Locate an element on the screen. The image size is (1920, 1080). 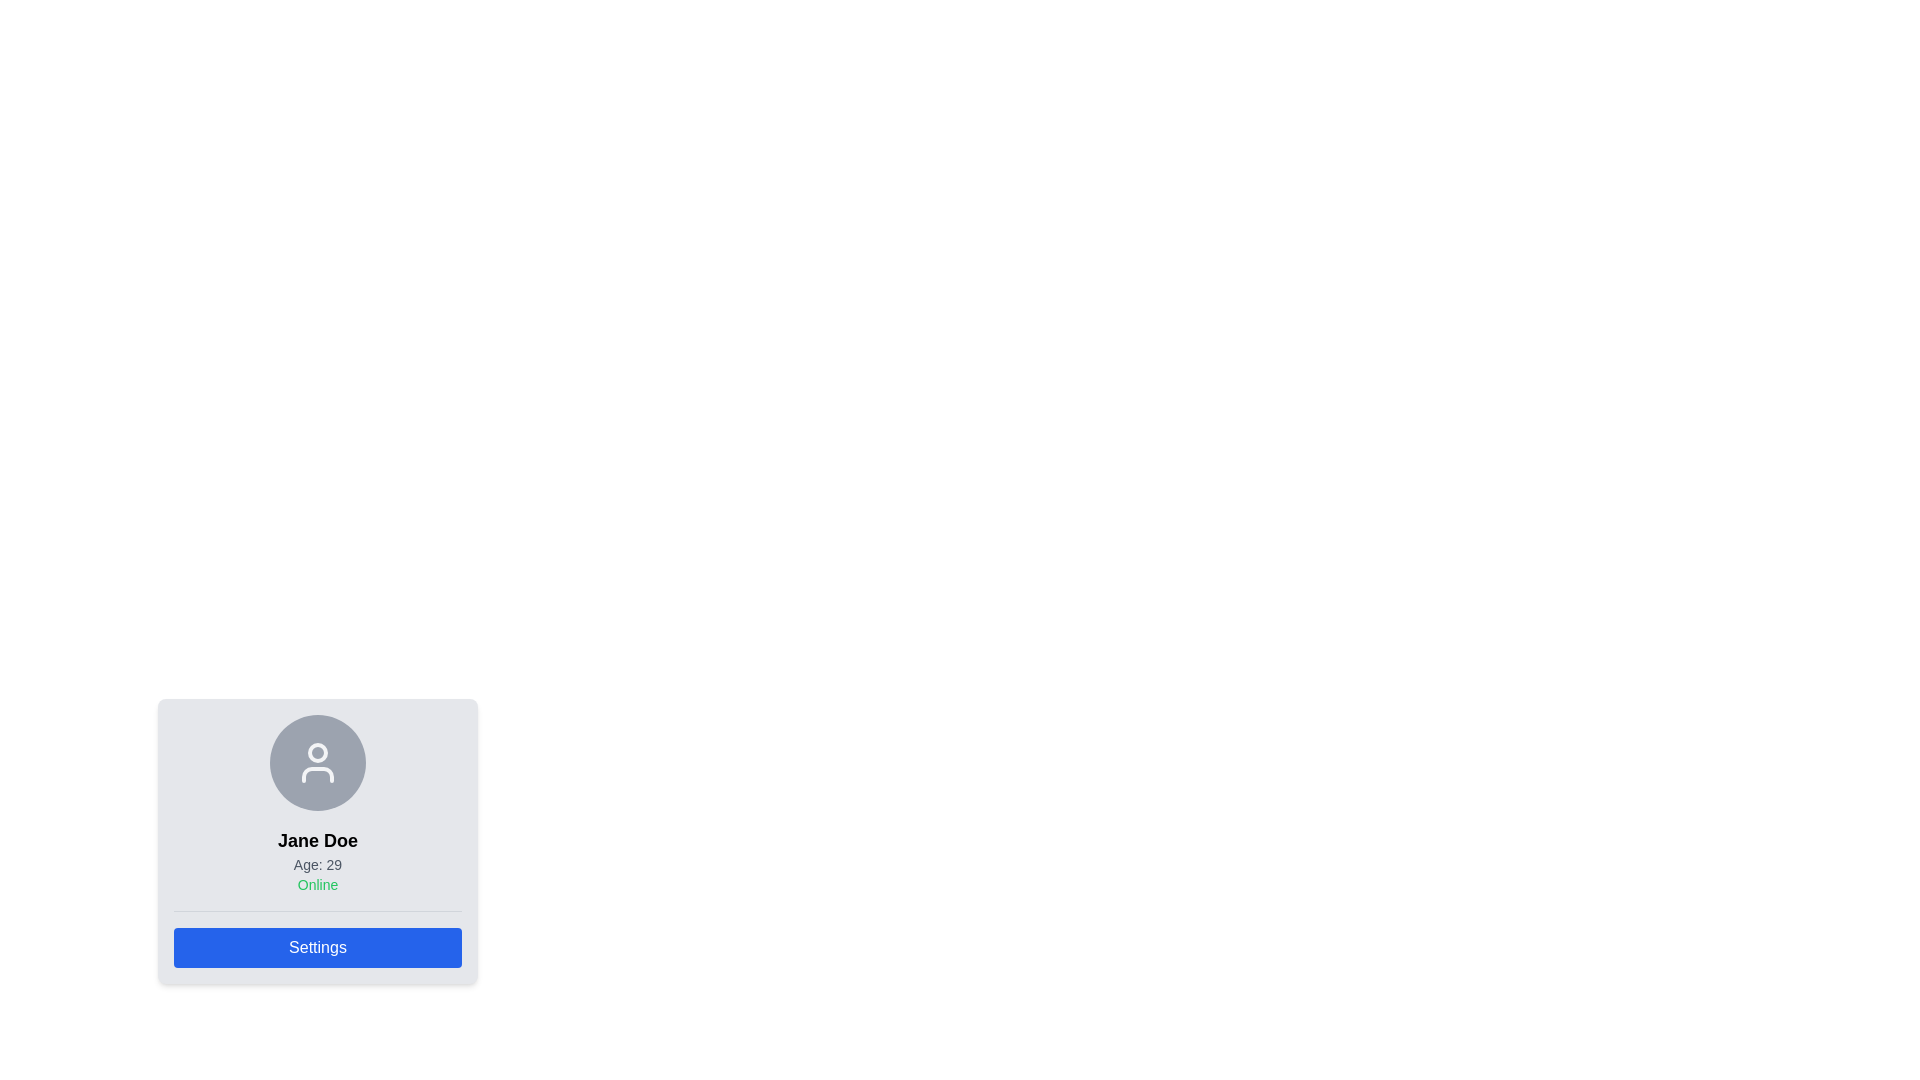
the status indicator text label that denotes the user's online status, positioned below 'Age: 29' within the profile card is located at coordinates (316, 883).